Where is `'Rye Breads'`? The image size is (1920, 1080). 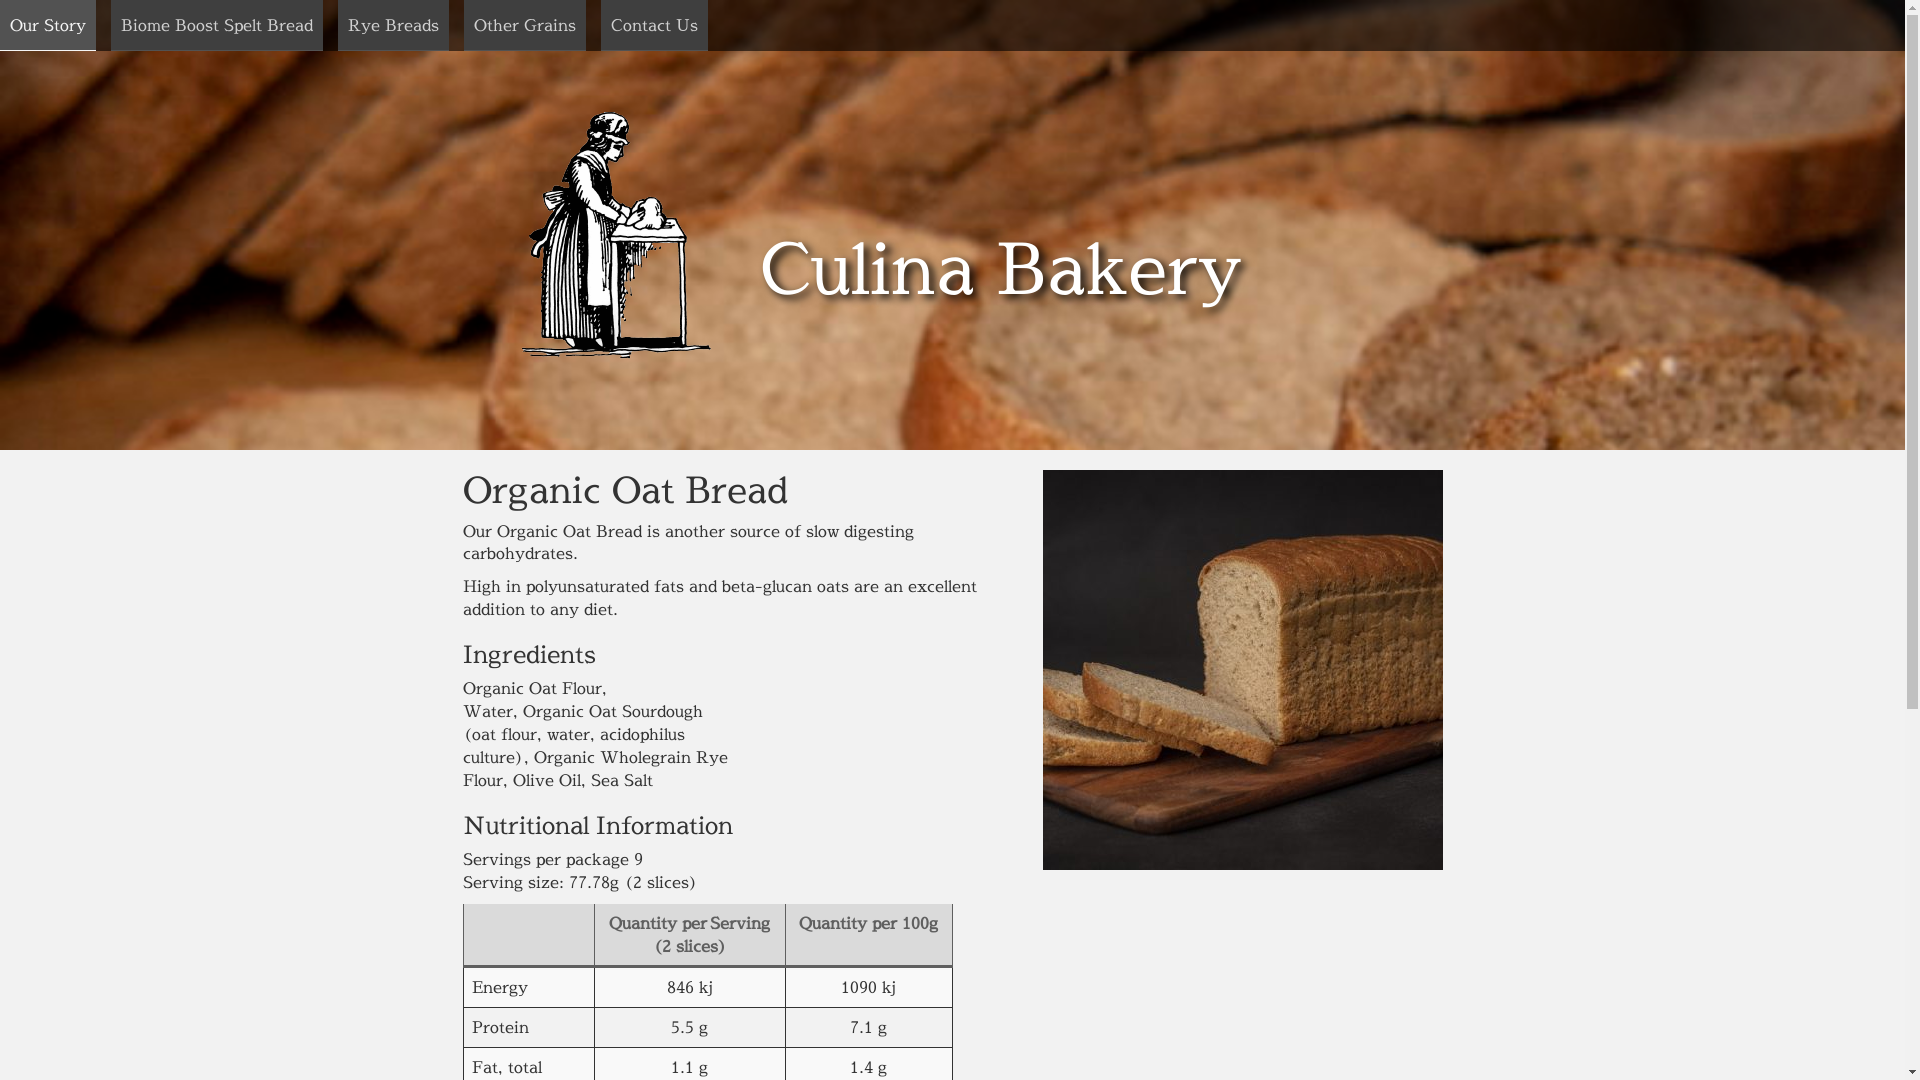
'Rye Breads' is located at coordinates (393, 25).